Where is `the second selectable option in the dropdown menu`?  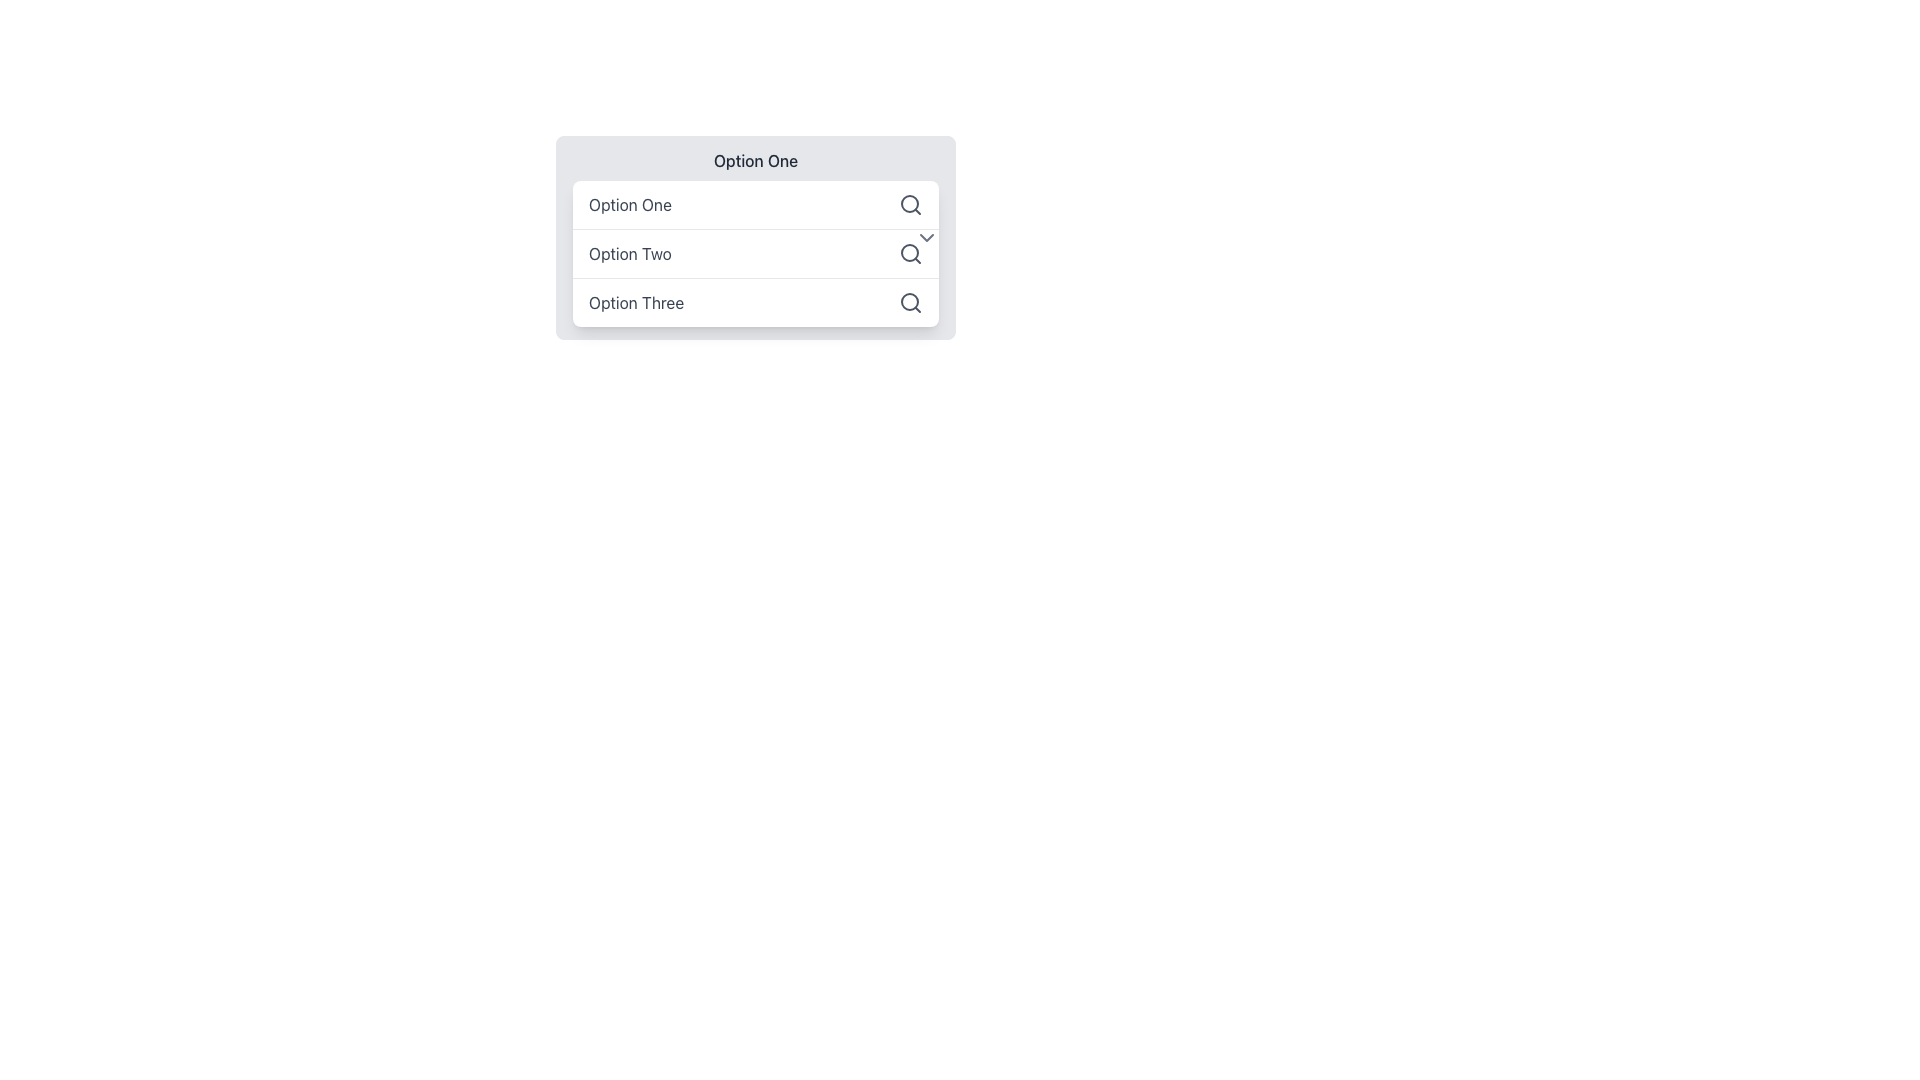 the second selectable option in the dropdown menu is located at coordinates (754, 237).